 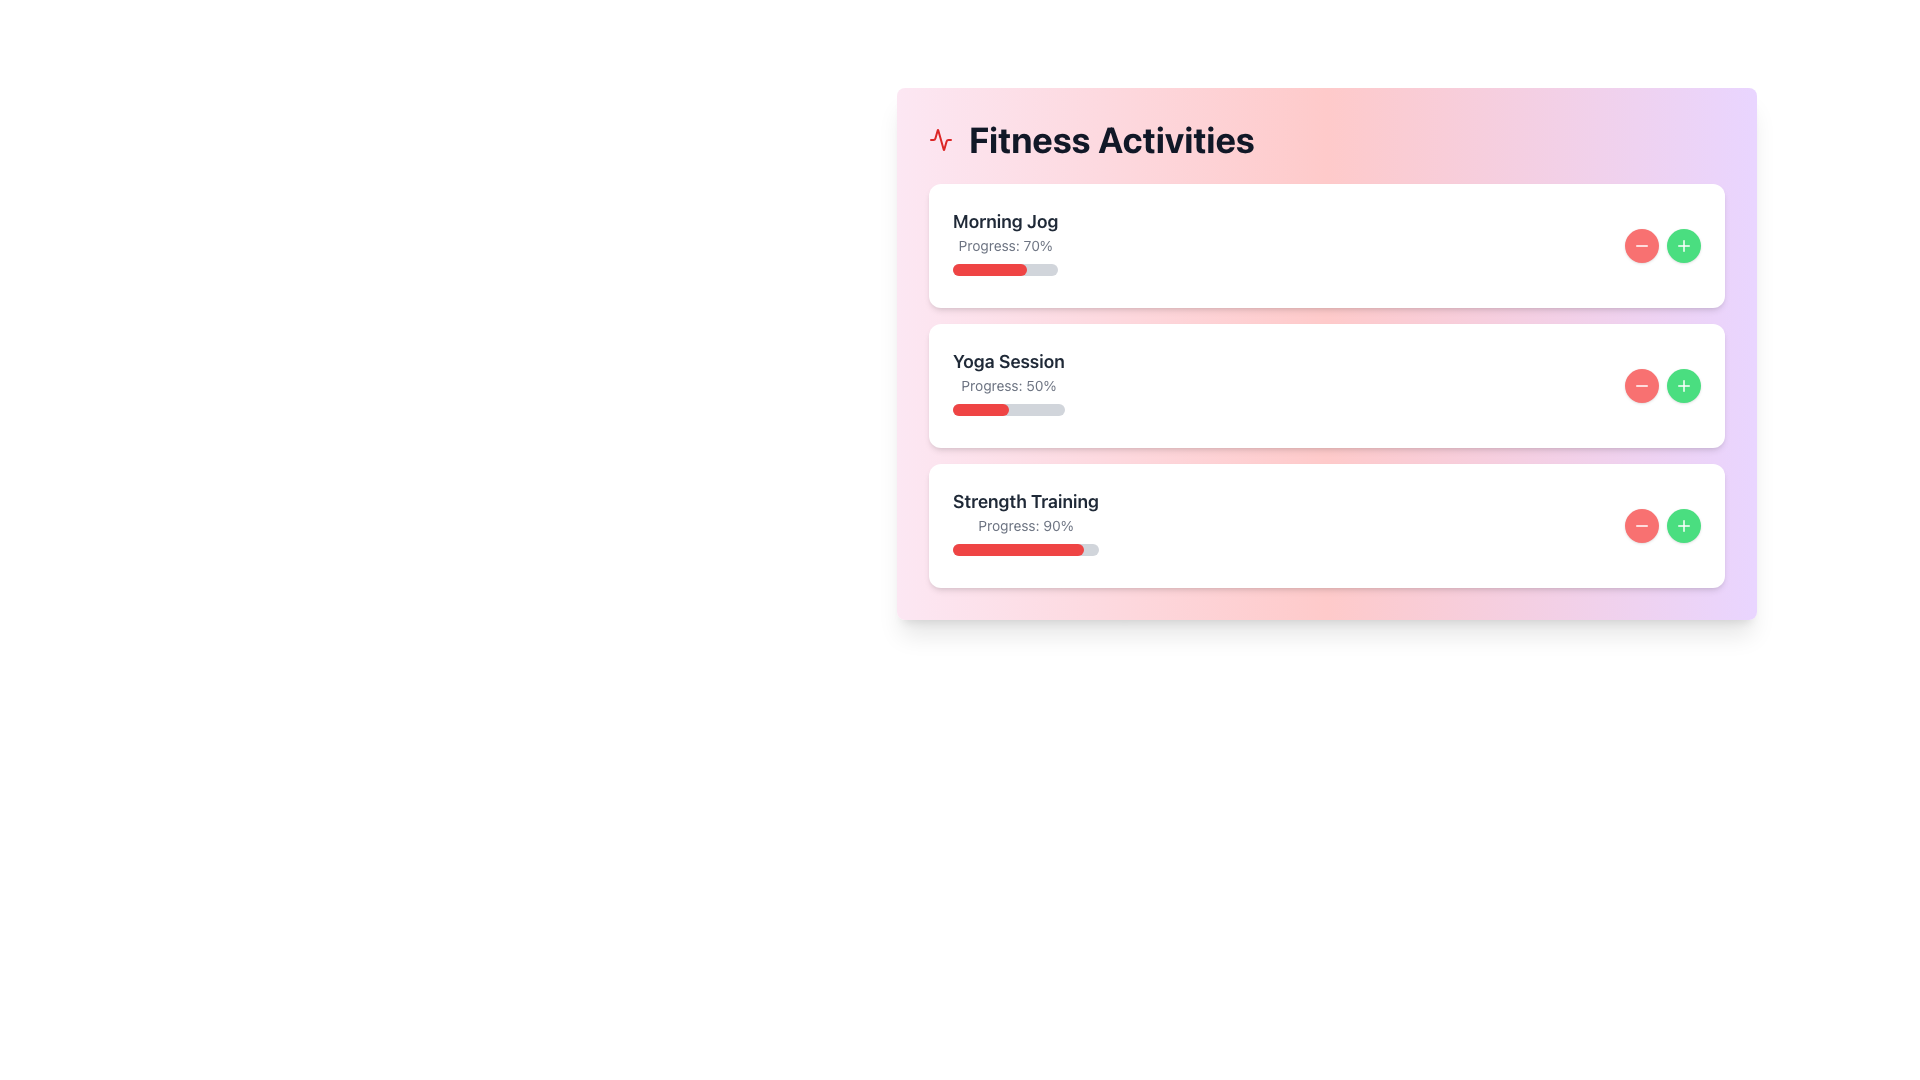 I want to click on the circular green button with a plus icon in the Strength Training section, so click(x=1683, y=524).